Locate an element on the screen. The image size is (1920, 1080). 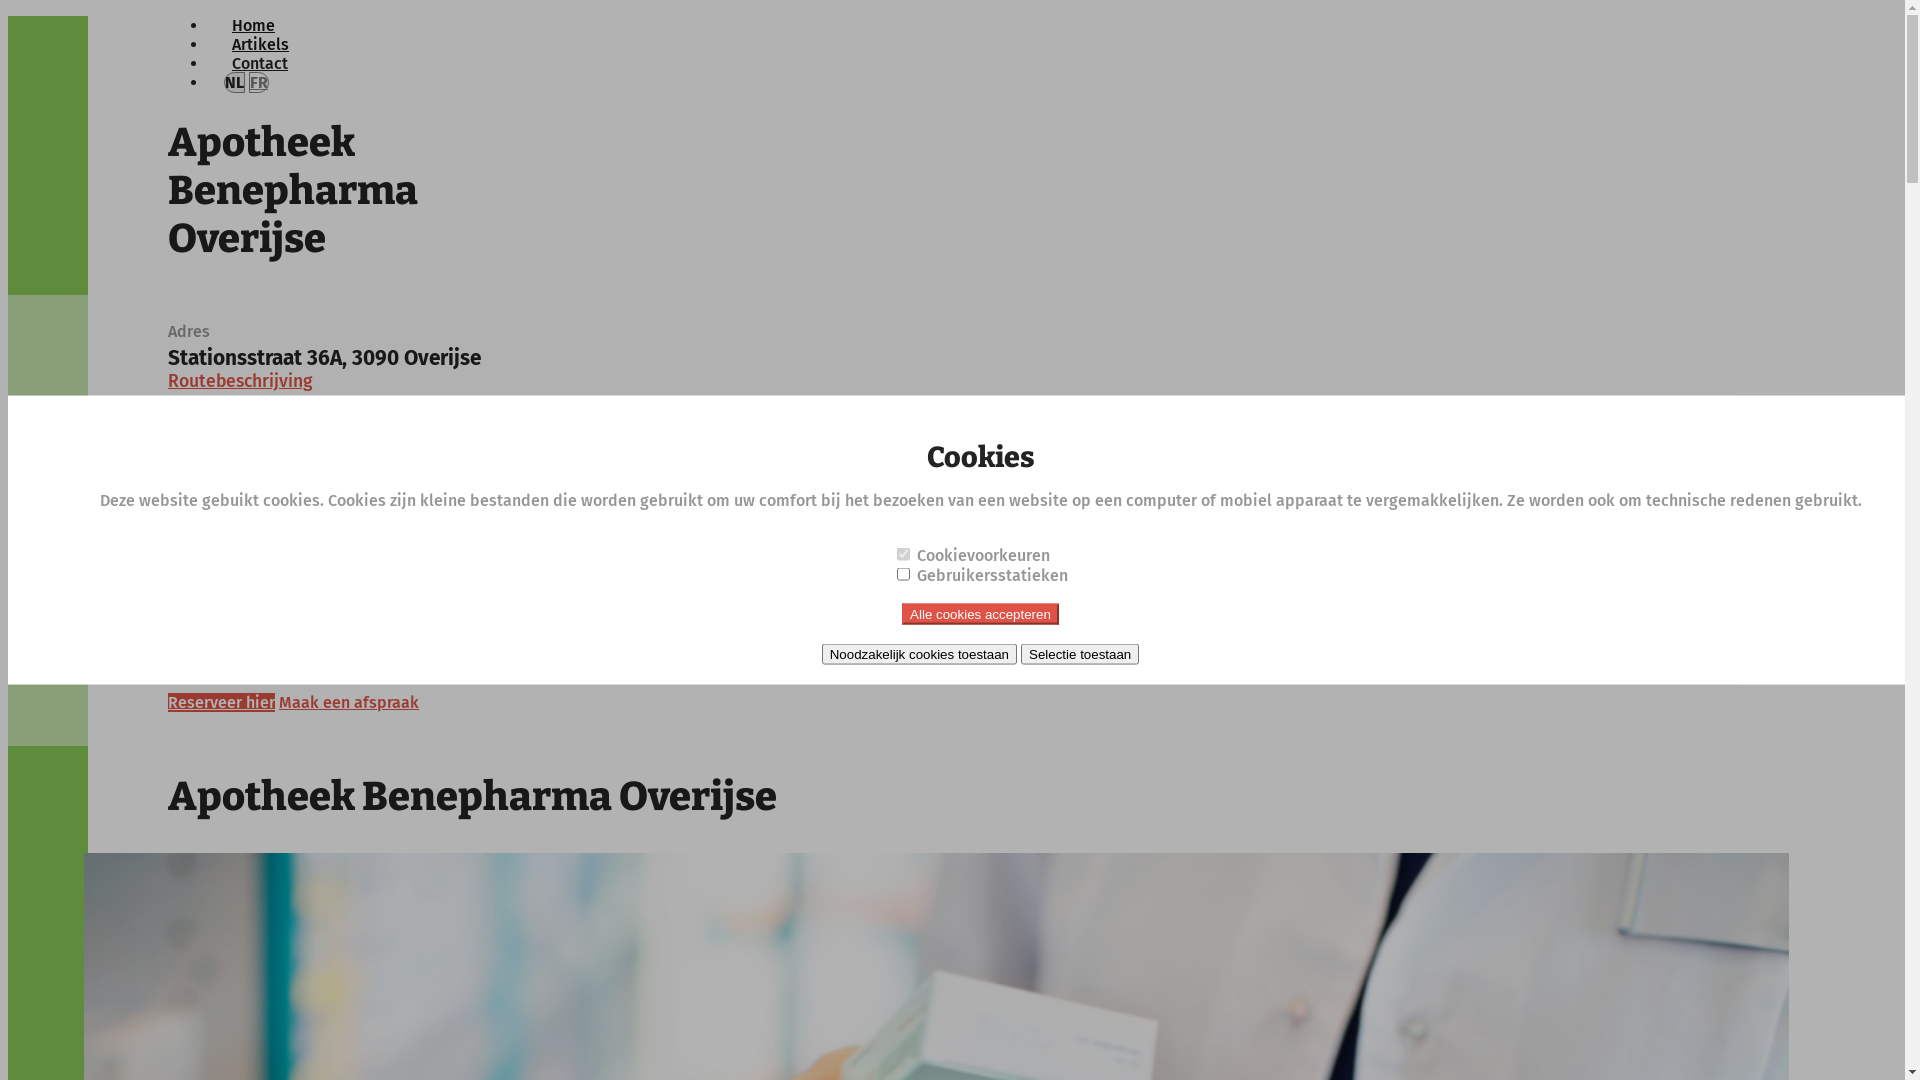
'benepharma.apotheek.be' is located at coordinates (318, 622).